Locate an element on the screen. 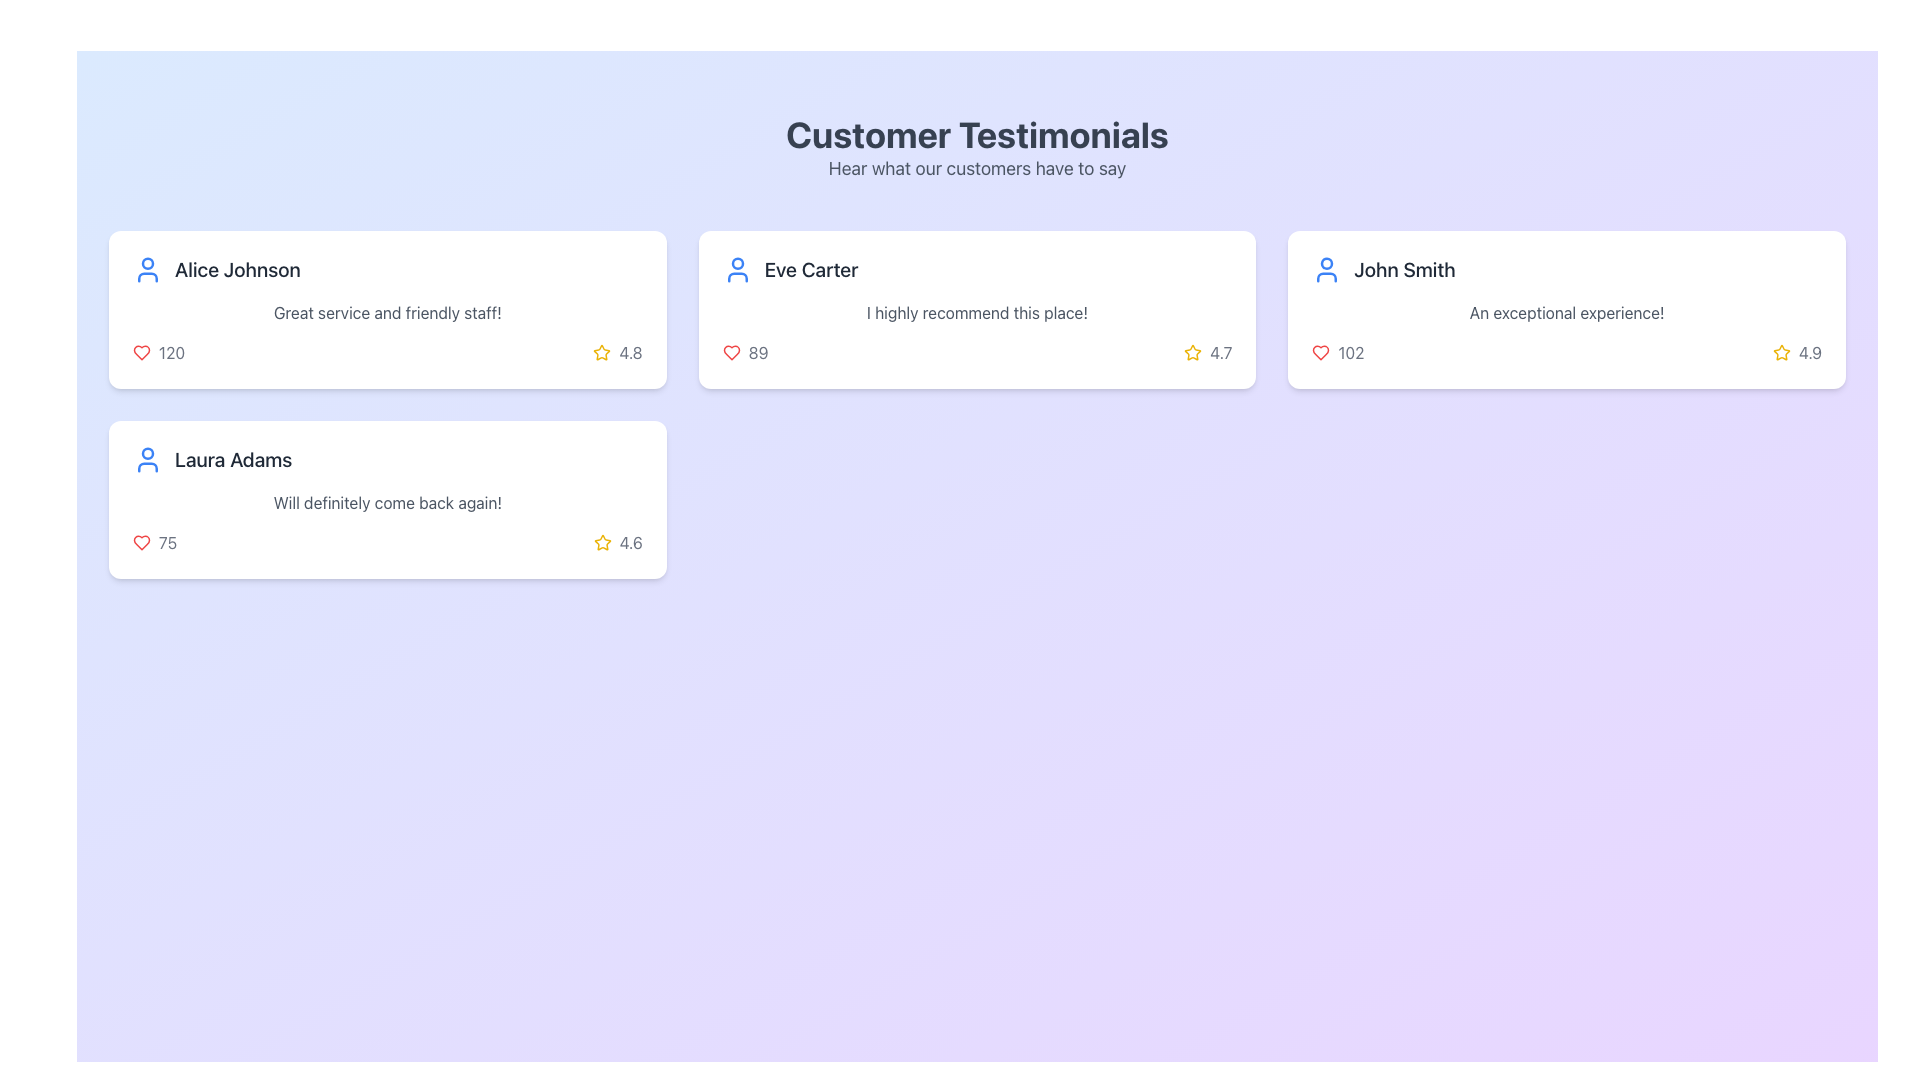 Image resolution: width=1920 pixels, height=1080 pixels. text content displaying the number '89', which is large, bold, and dark, located to the right of a red heart icon in the card for 'Eve Carter' is located at coordinates (757, 352).